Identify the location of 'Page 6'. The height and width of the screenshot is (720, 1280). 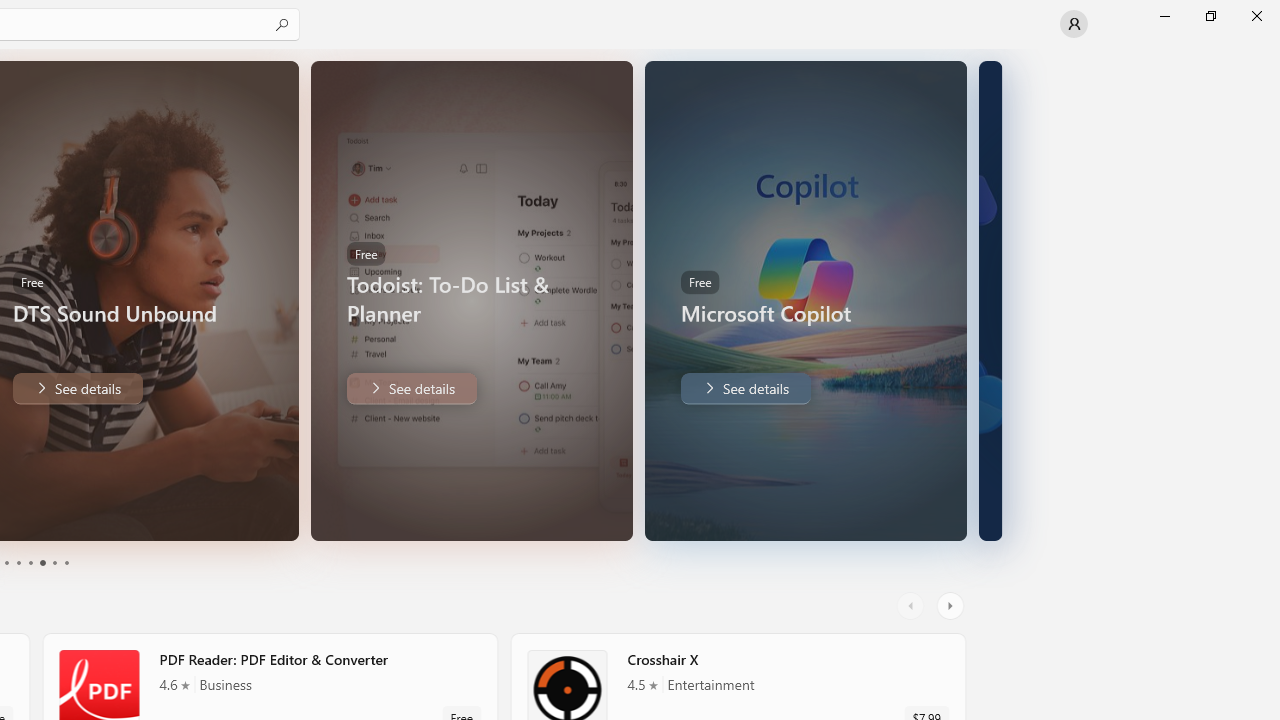
(65, 563).